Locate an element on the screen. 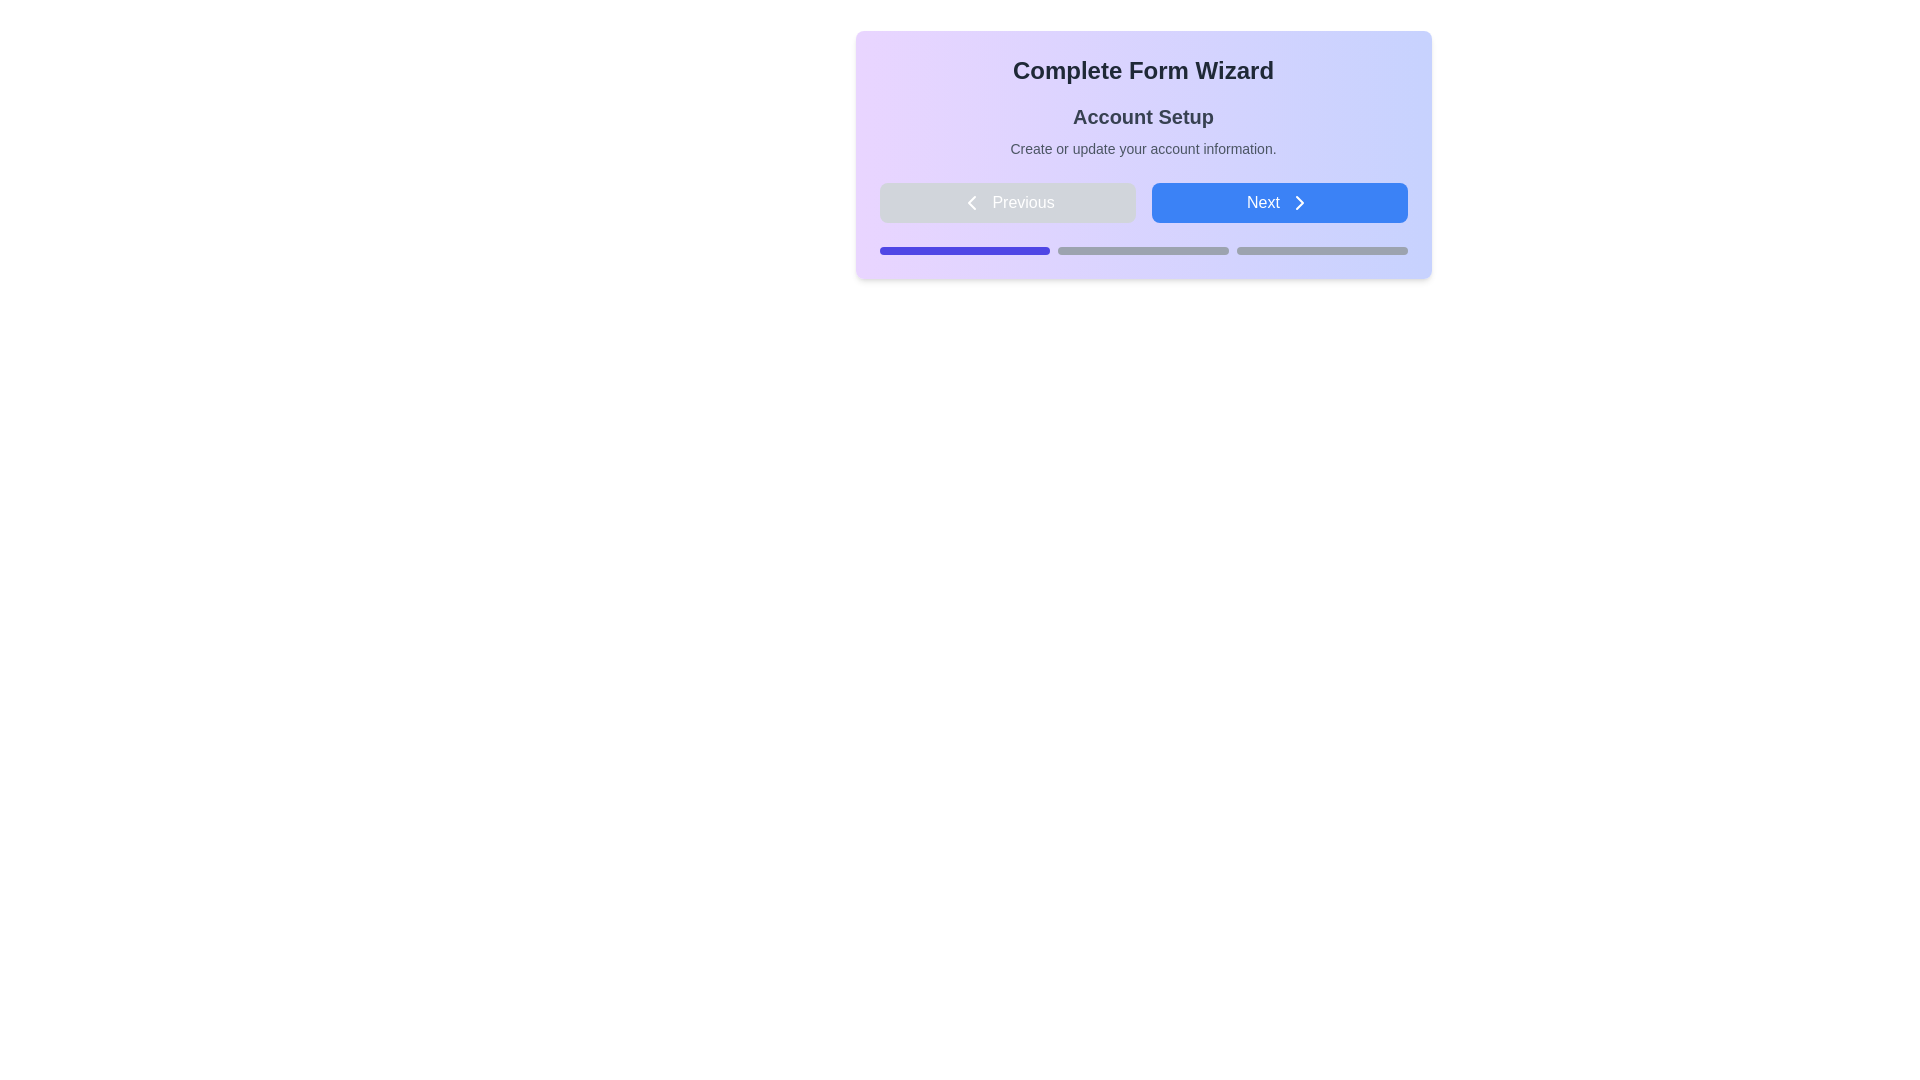  the 'Previous' button with a green background and white text, which is located to the left of the 'Next' button, if it is active is located at coordinates (1007, 203).